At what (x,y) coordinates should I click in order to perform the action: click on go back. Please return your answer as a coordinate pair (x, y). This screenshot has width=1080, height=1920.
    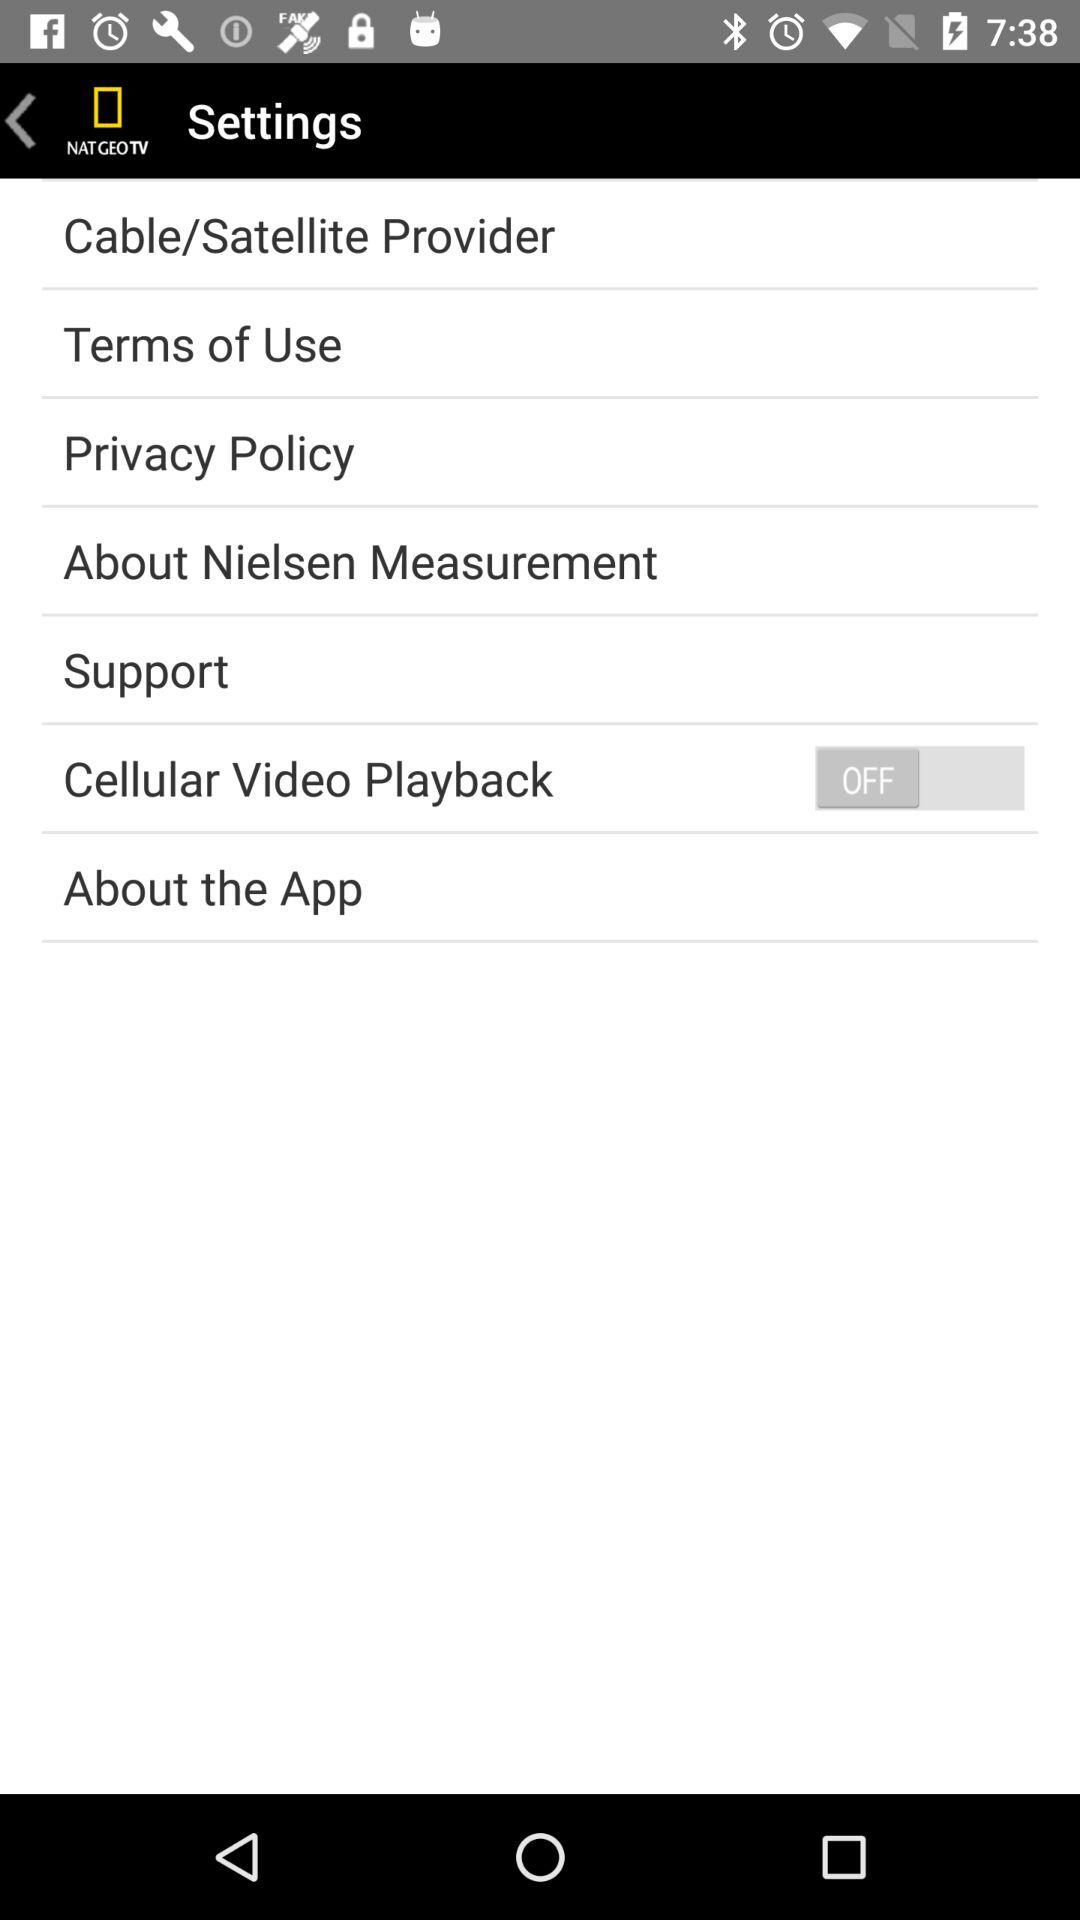
    Looking at the image, I should click on (20, 119).